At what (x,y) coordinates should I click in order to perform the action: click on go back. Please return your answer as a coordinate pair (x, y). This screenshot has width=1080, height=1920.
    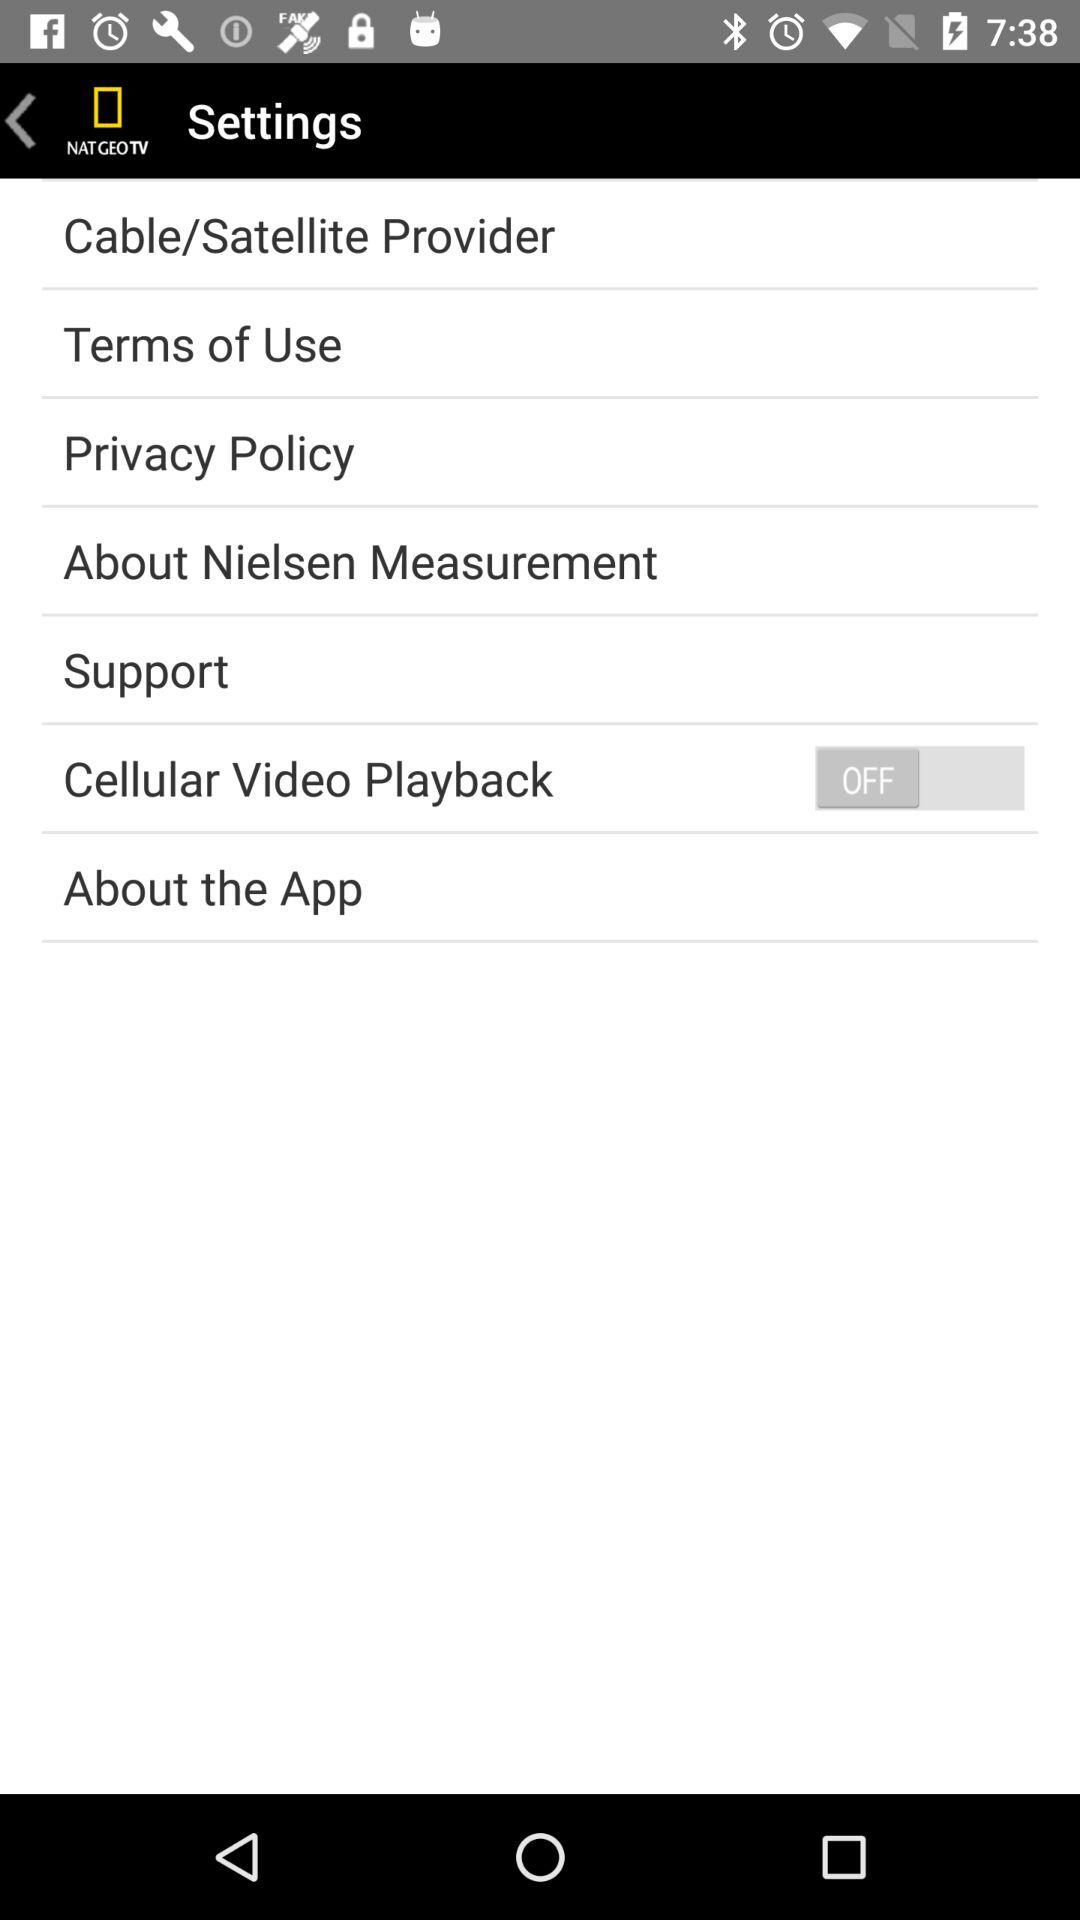
    Looking at the image, I should click on (20, 119).